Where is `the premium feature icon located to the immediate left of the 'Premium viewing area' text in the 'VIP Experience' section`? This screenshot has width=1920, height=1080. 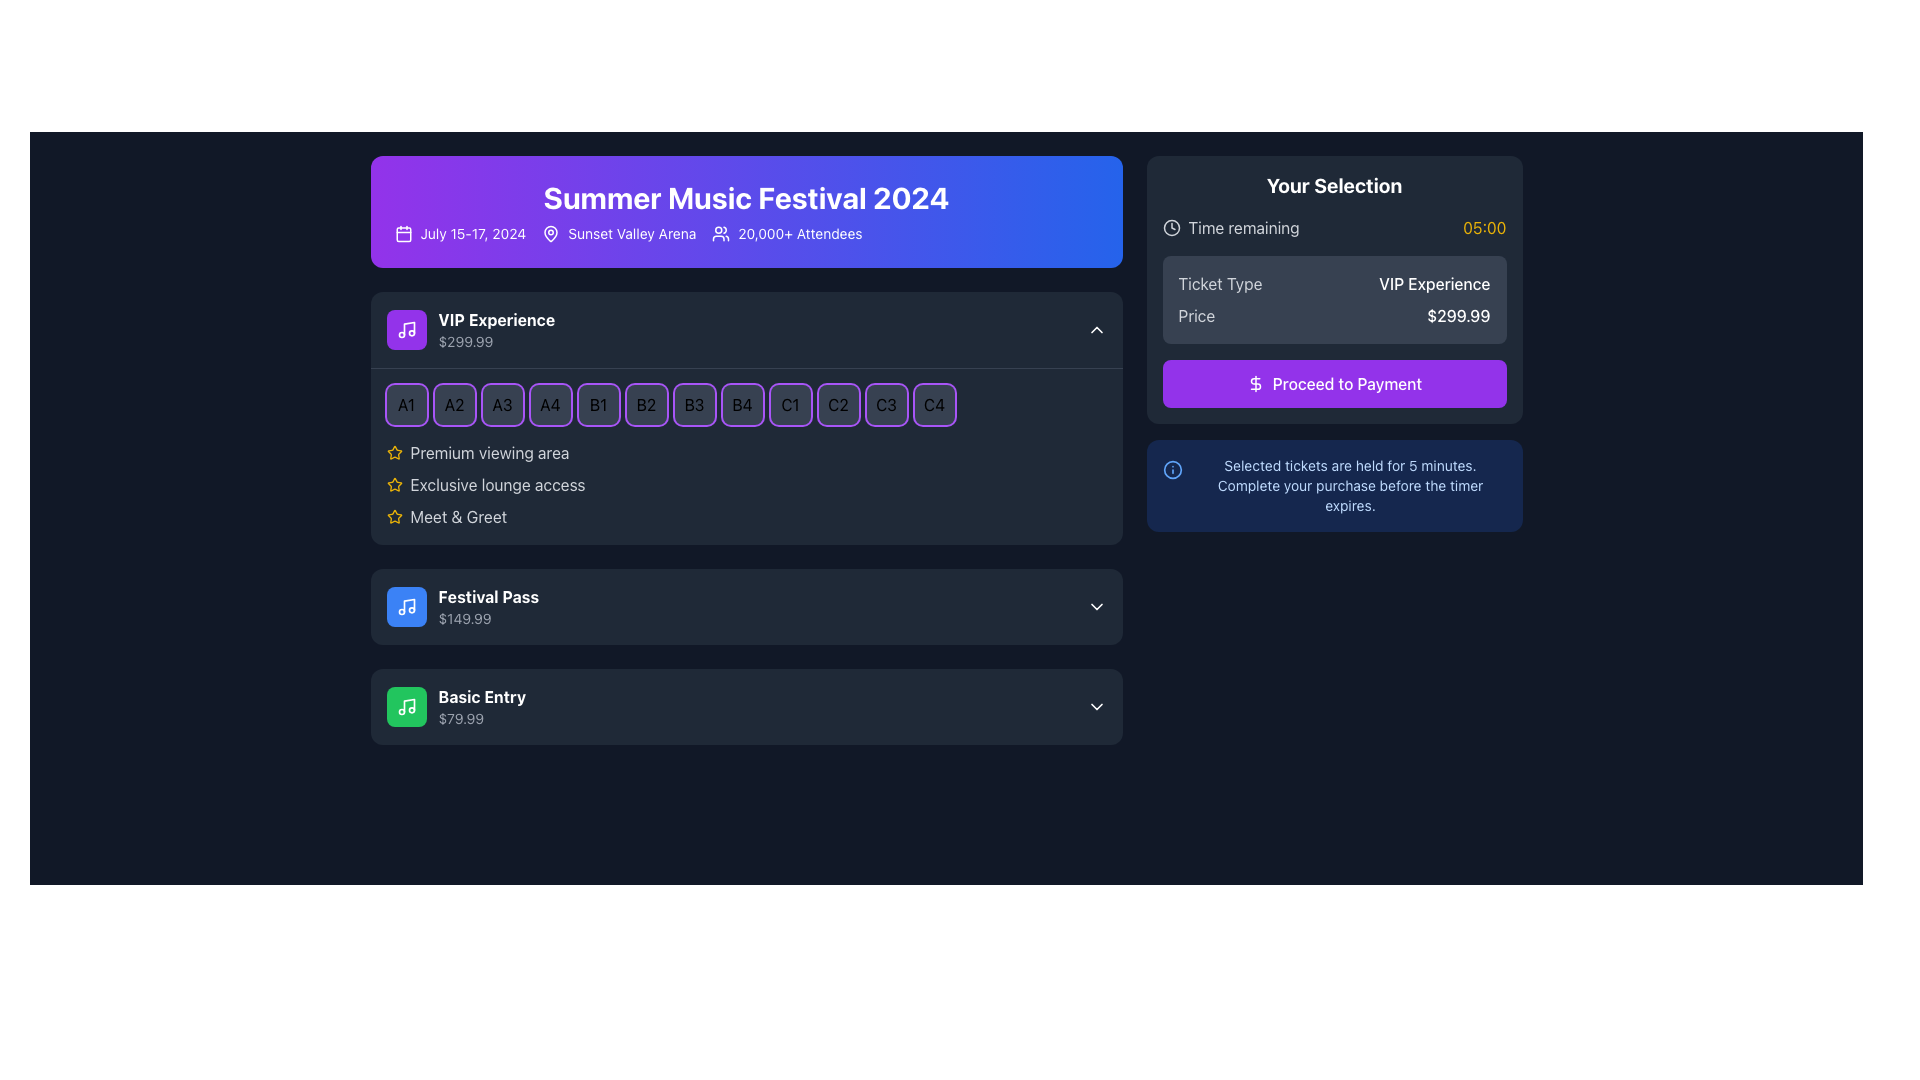 the premium feature icon located to the immediate left of the 'Premium viewing area' text in the 'VIP Experience' section is located at coordinates (394, 452).